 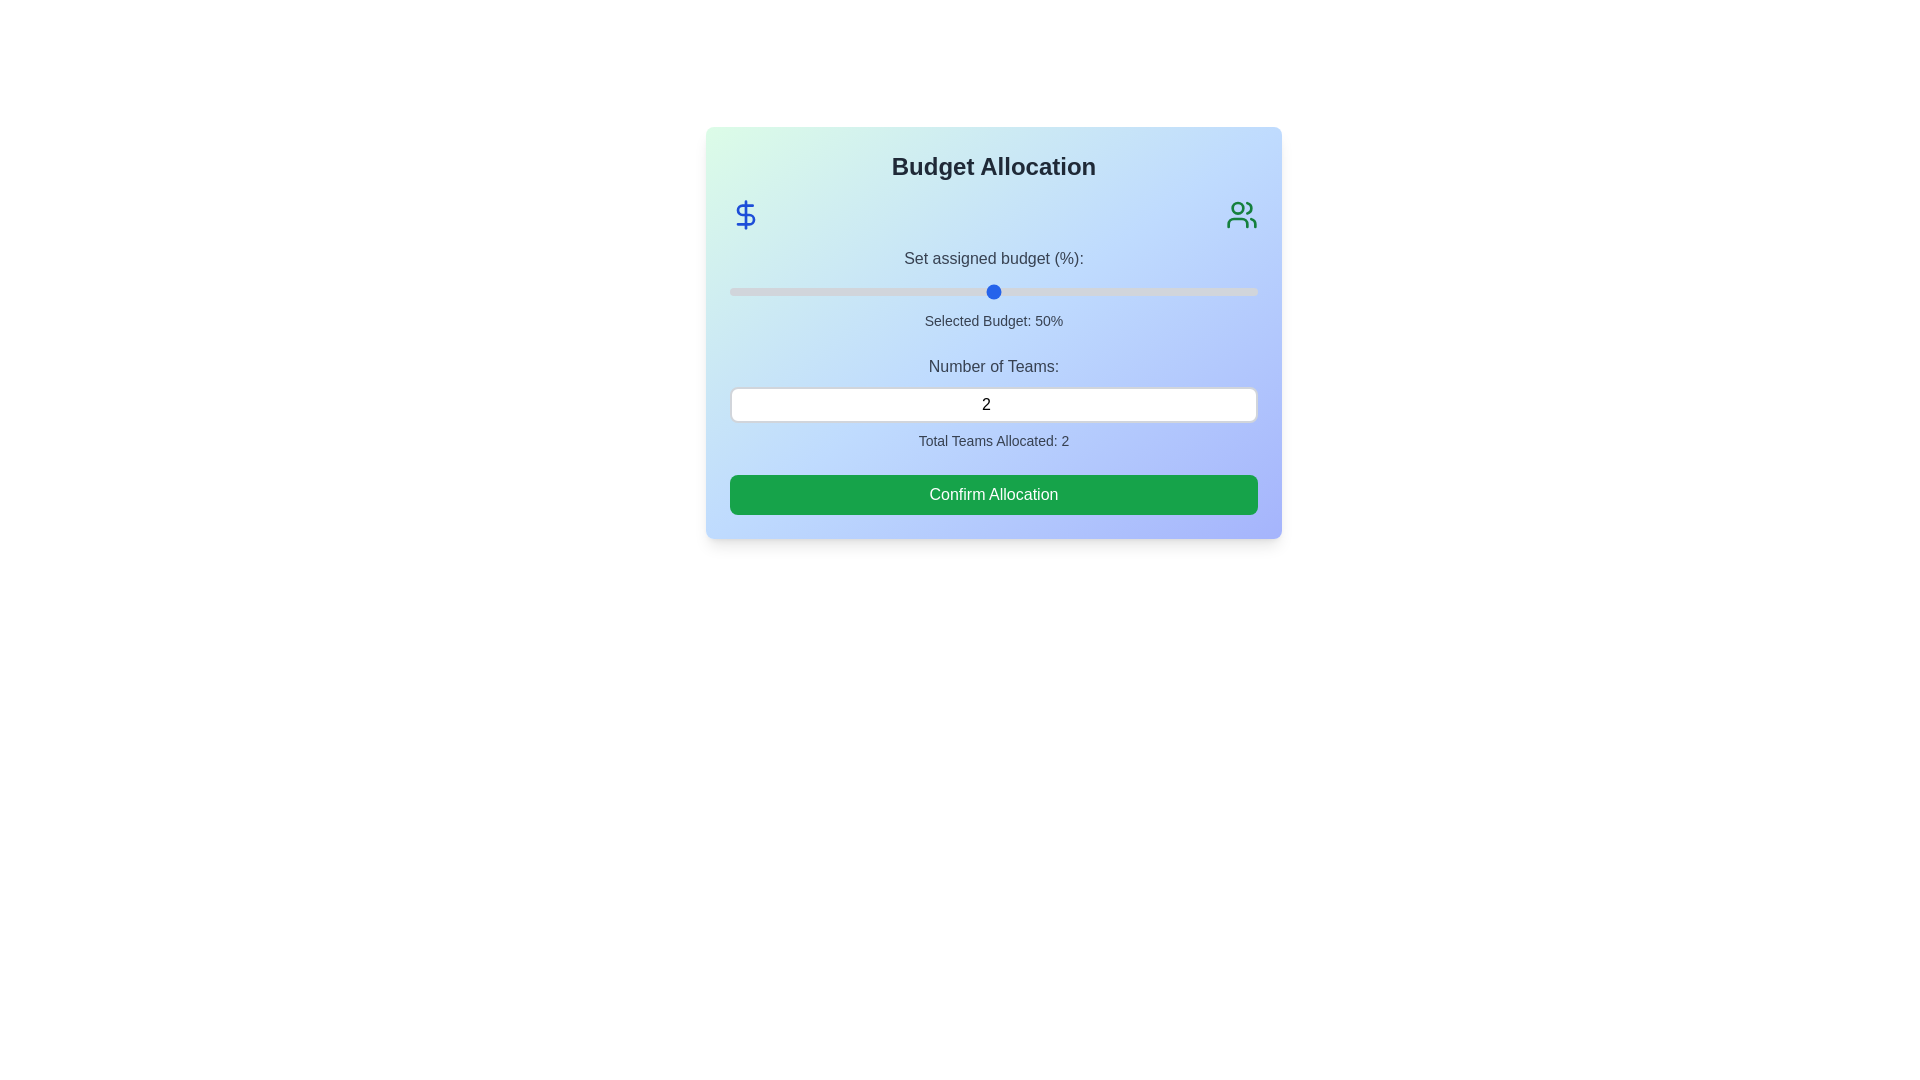 I want to click on the budget slider to set the budget to 86%, so click(x=1184, y=292).